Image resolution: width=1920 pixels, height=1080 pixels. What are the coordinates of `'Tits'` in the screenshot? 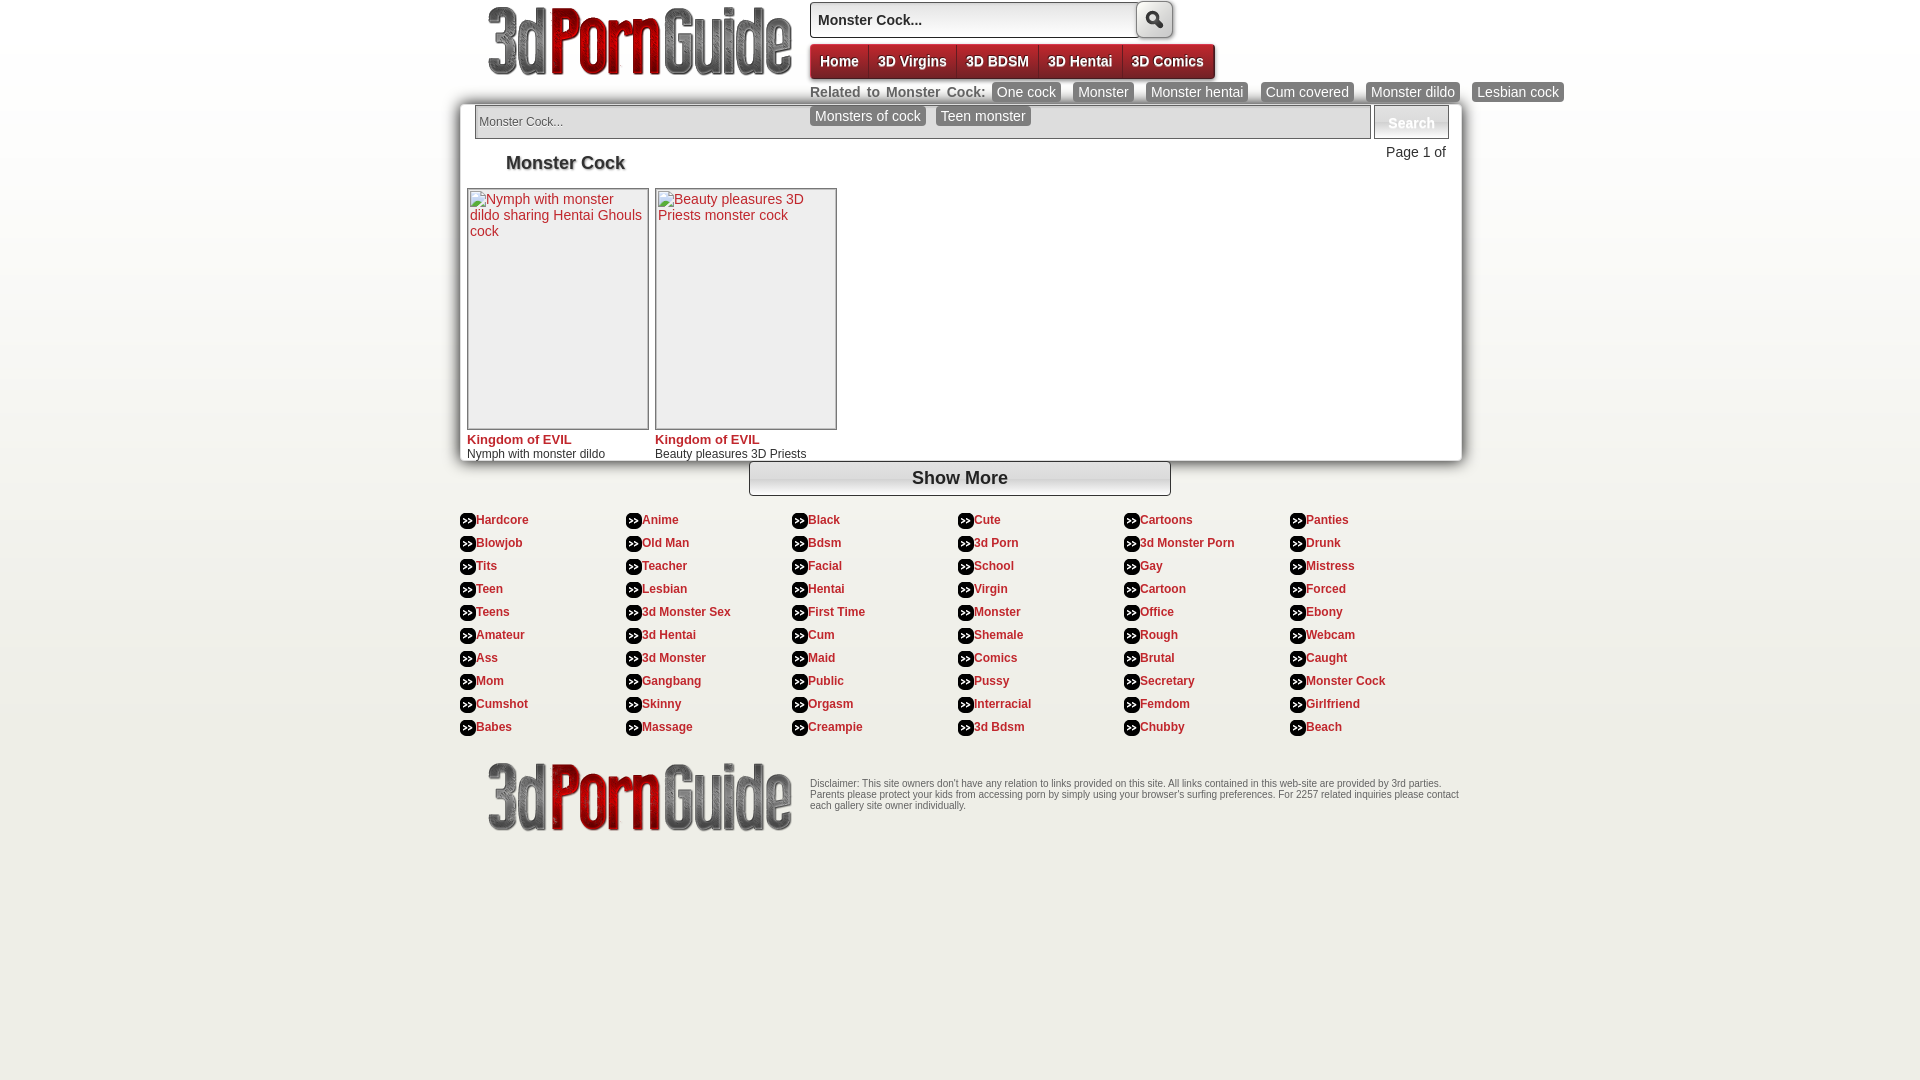 It's located at (474, 566).